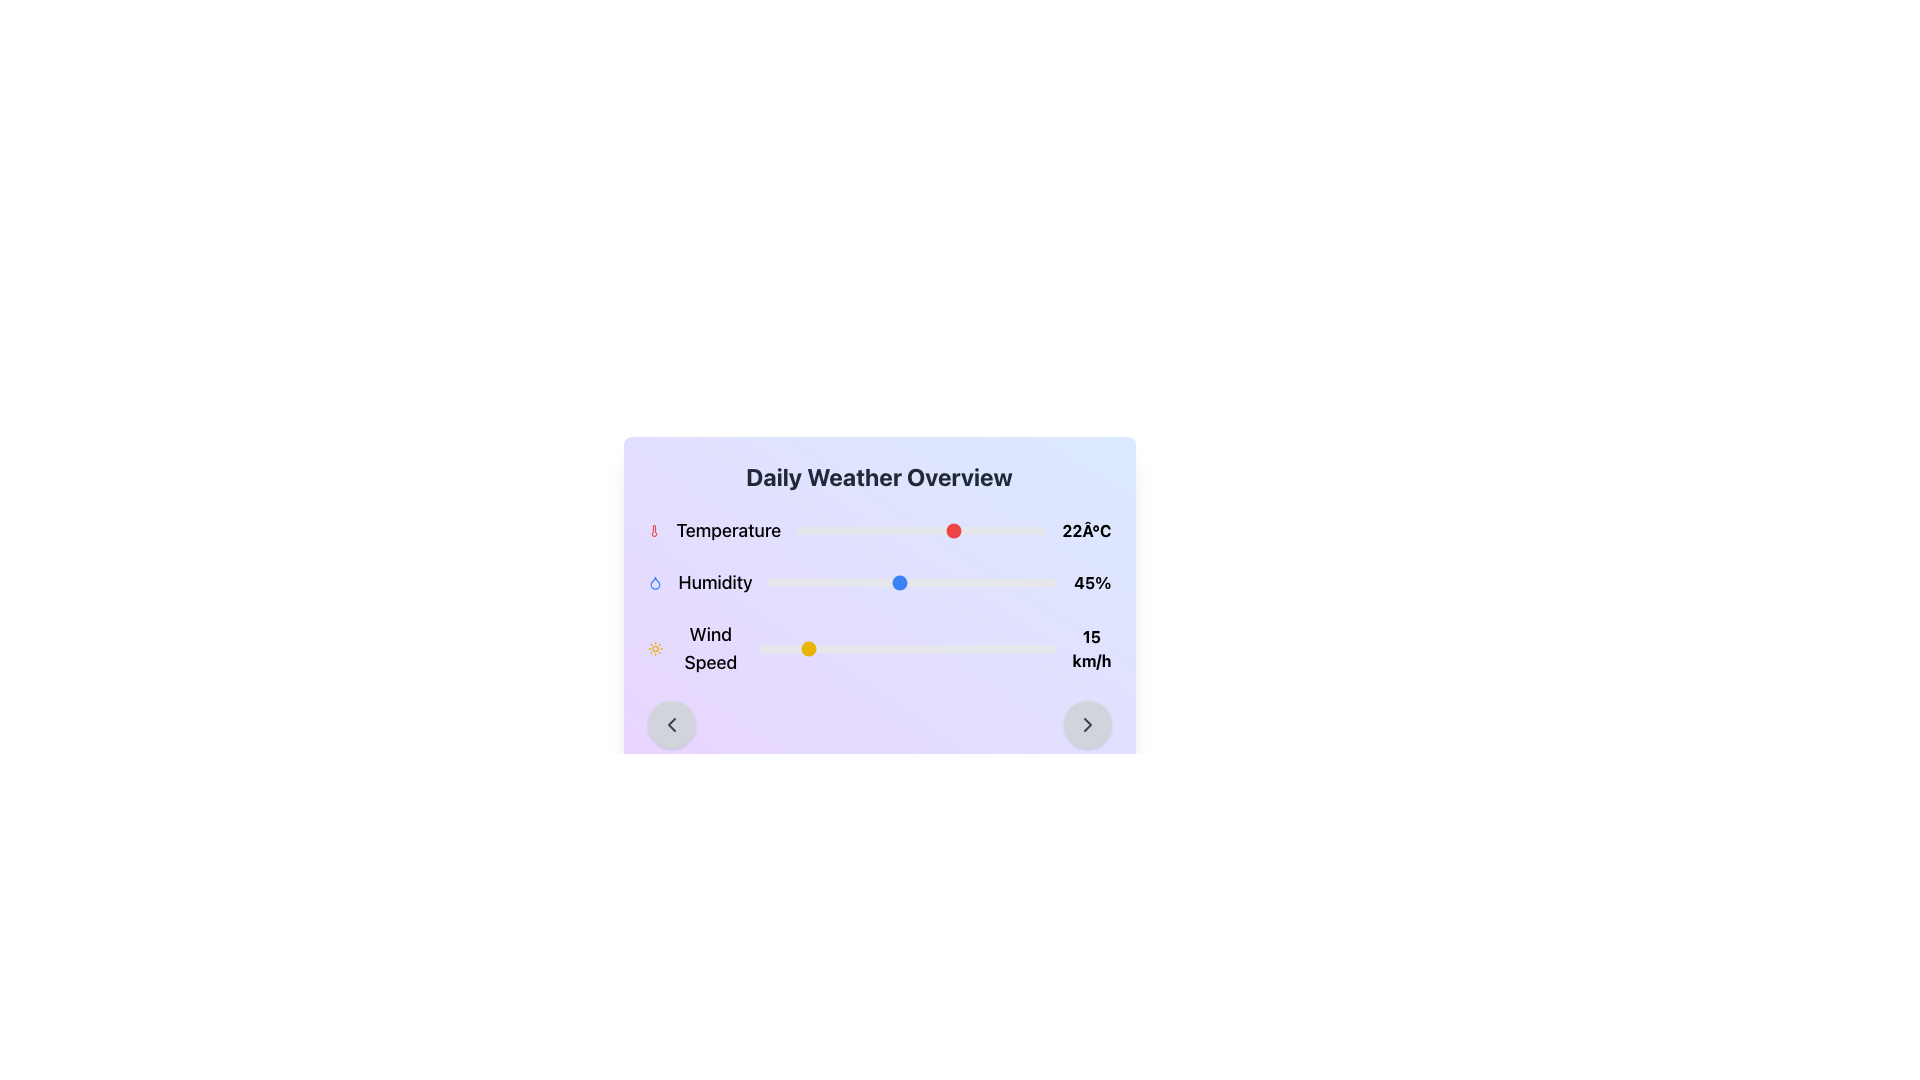  Describe the element at coordinates (793, 582) in the screenshot. I see `the humidity level` at that location.